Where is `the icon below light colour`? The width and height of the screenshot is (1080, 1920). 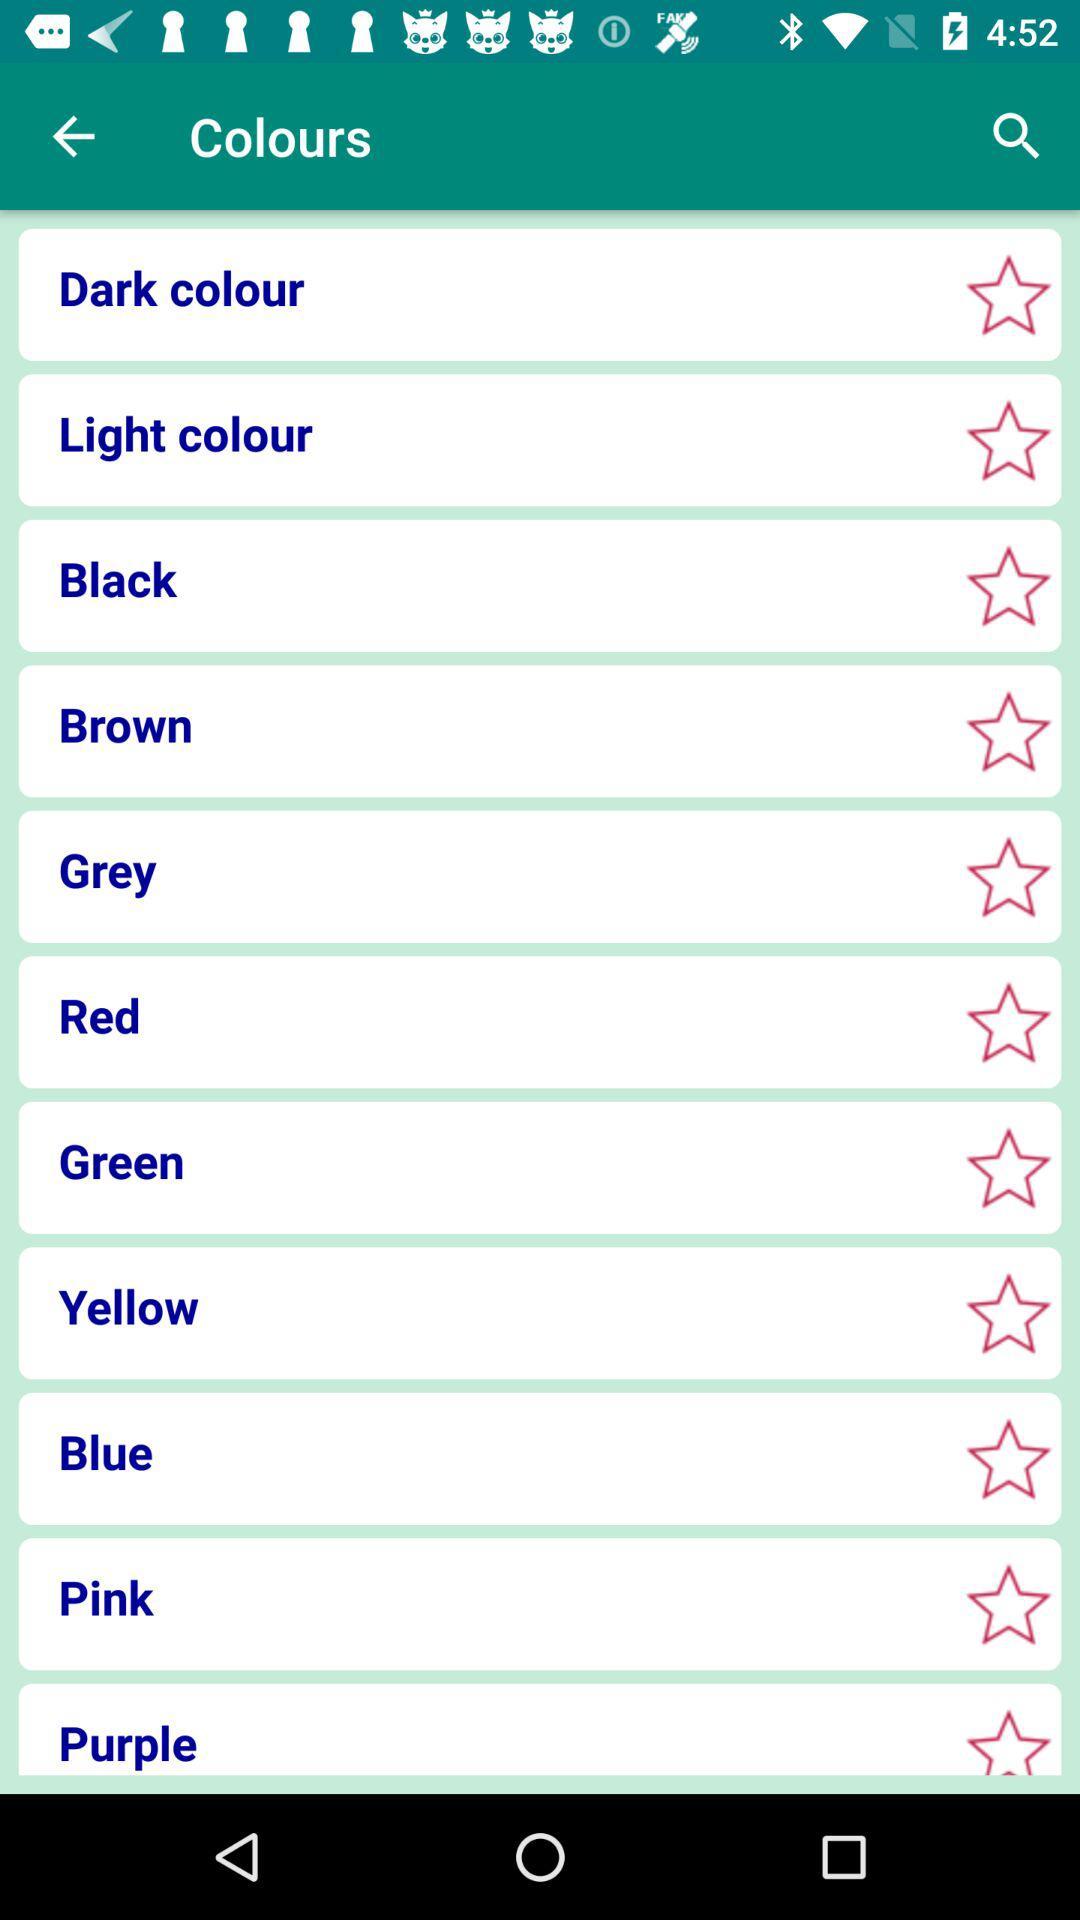 the icon below light colour is located at coordinates (481, 577).